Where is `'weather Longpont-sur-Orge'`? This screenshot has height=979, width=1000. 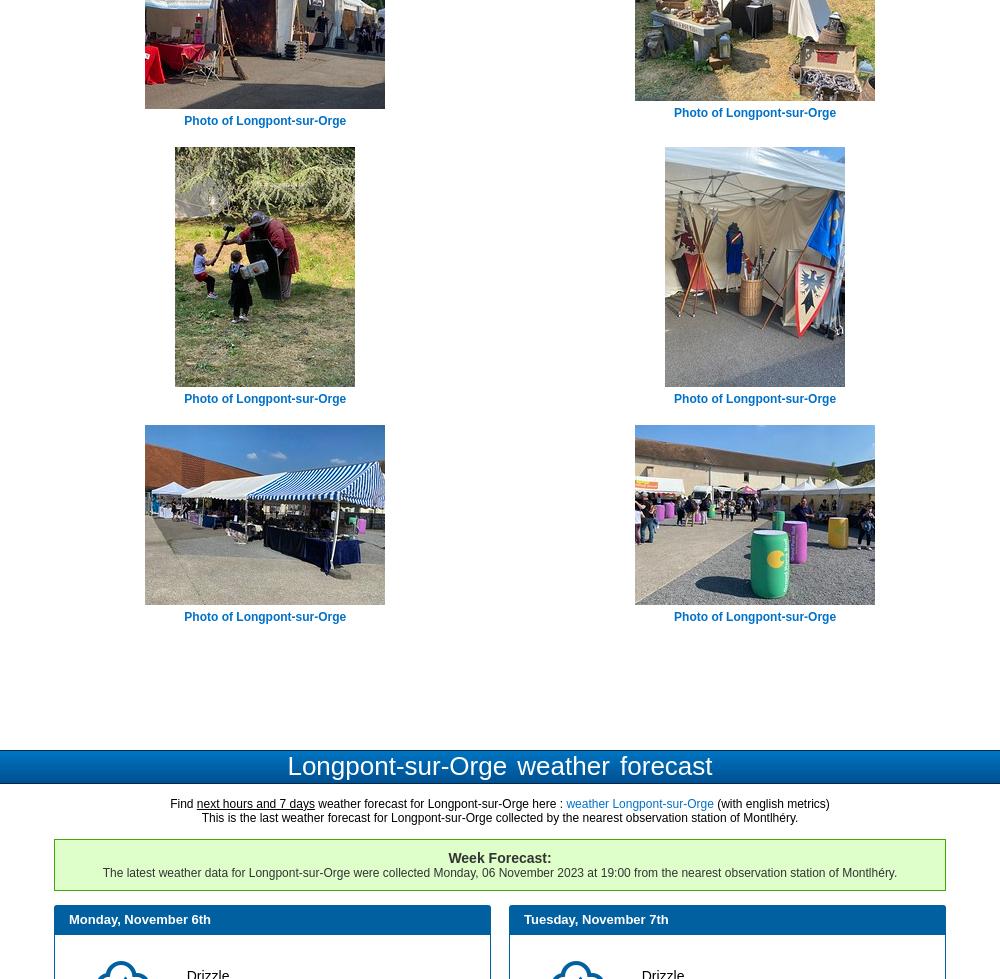 'weather Longpont-sur-Orge' is located at coordinates (639, 801).